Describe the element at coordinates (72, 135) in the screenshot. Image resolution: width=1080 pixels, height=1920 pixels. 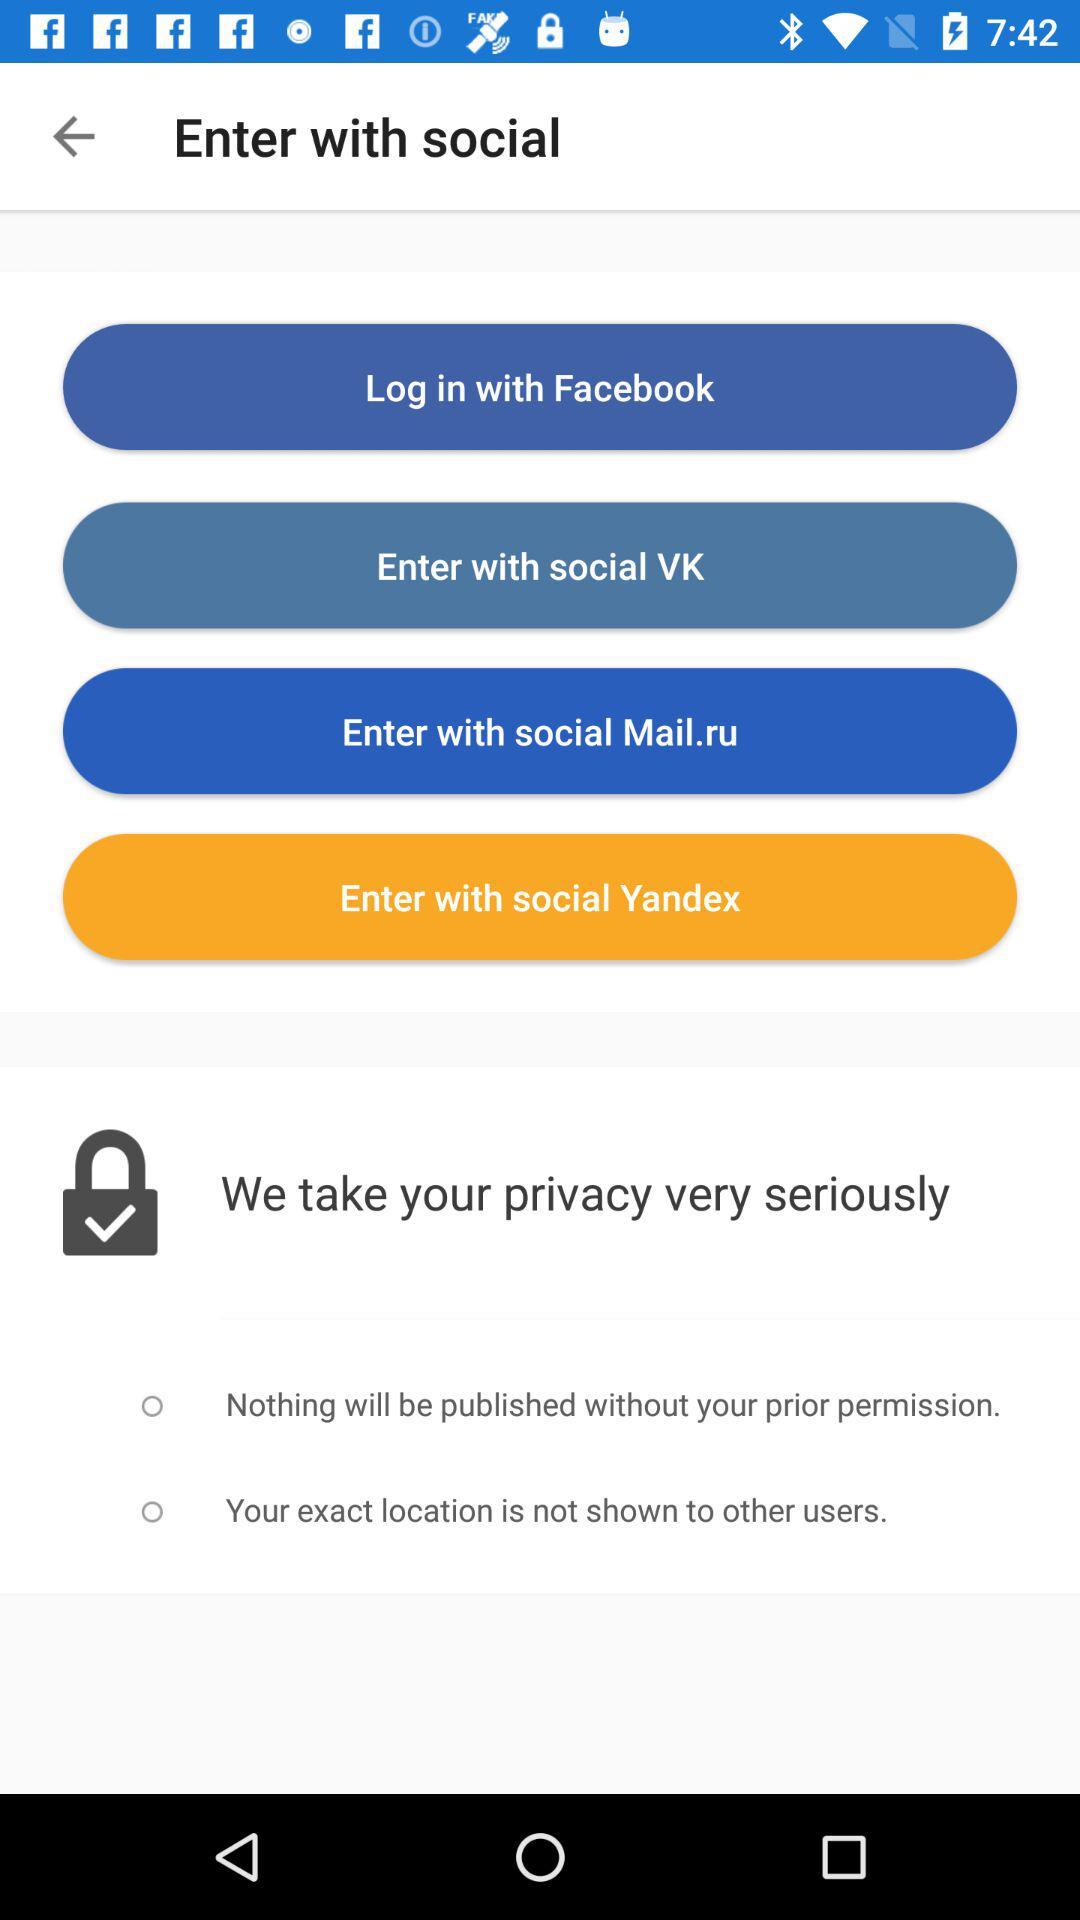
I see `item at the top left corner` at that location.